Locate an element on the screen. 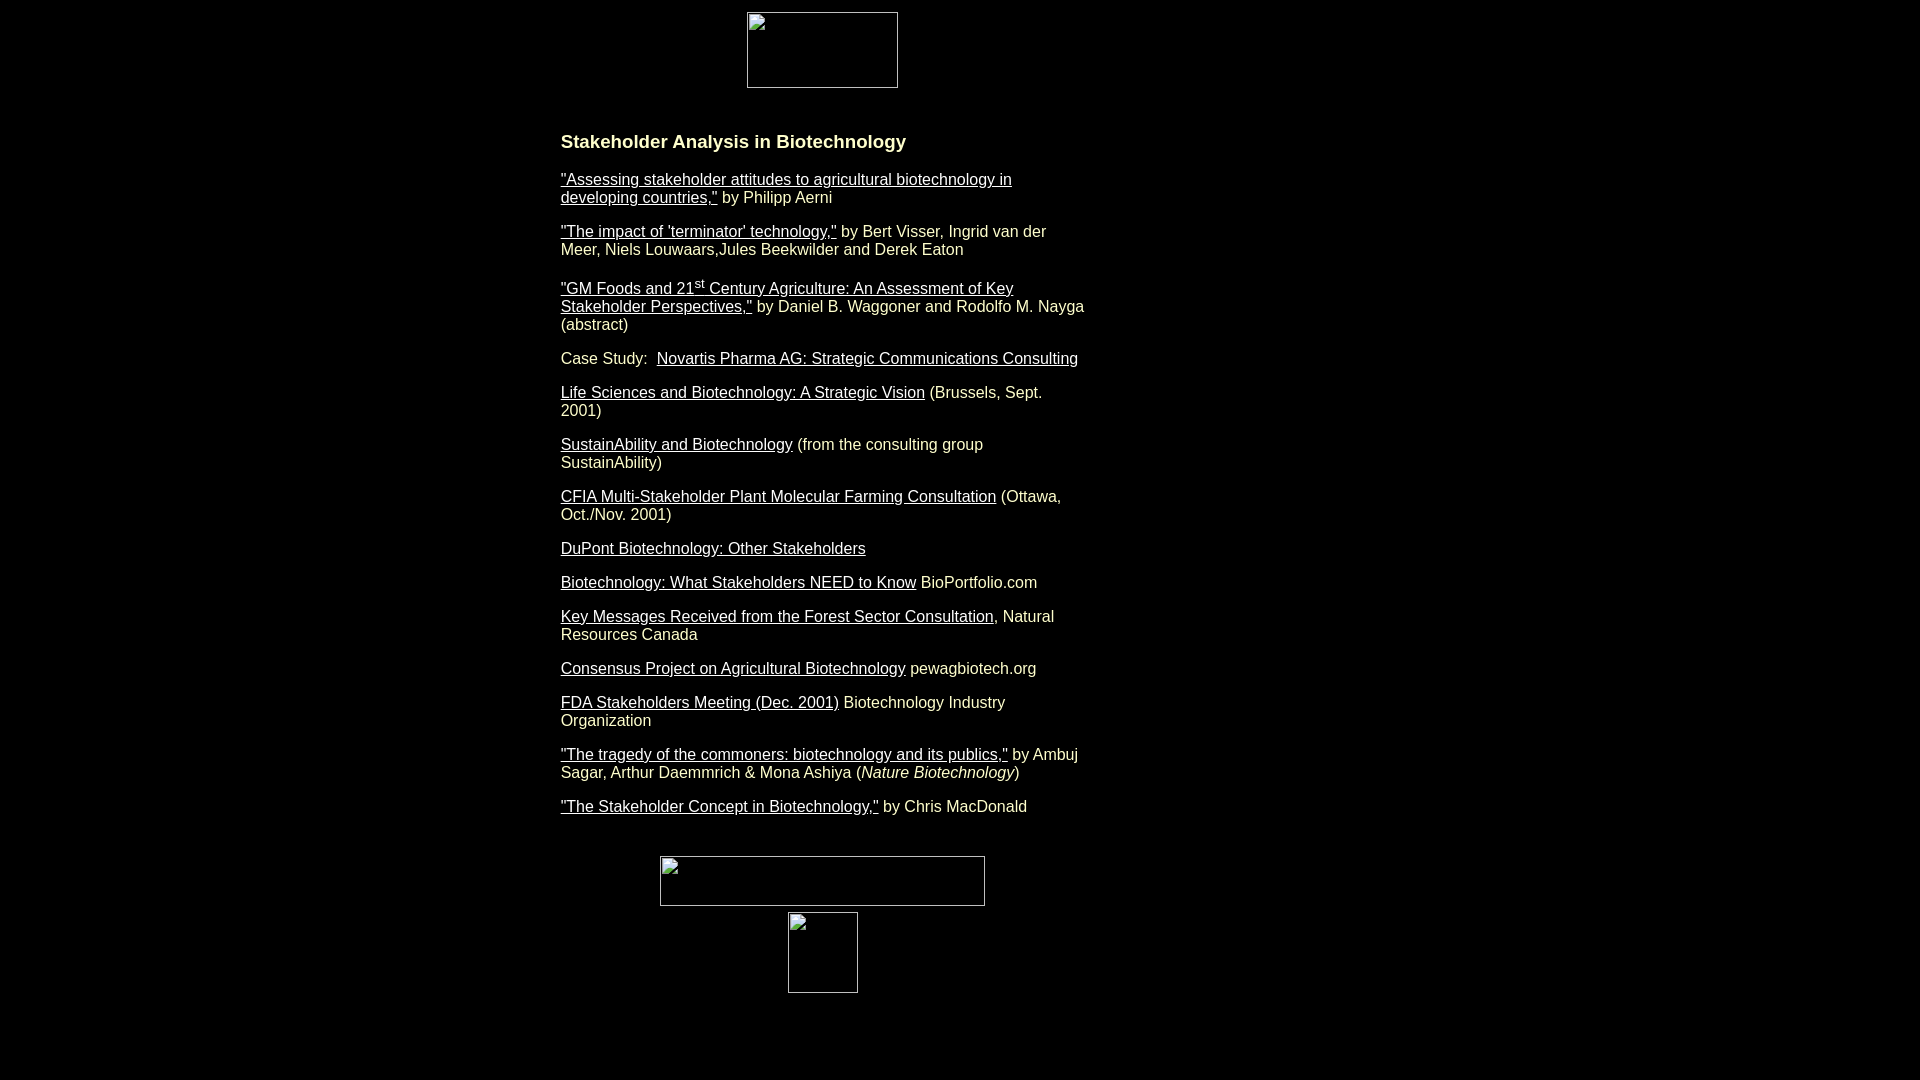 Image resolution: width=1920 pixels, height=1080 pixels. 'Biotechnology: What Stakeholders NEED to Know' is located at coordinates (738, 582).